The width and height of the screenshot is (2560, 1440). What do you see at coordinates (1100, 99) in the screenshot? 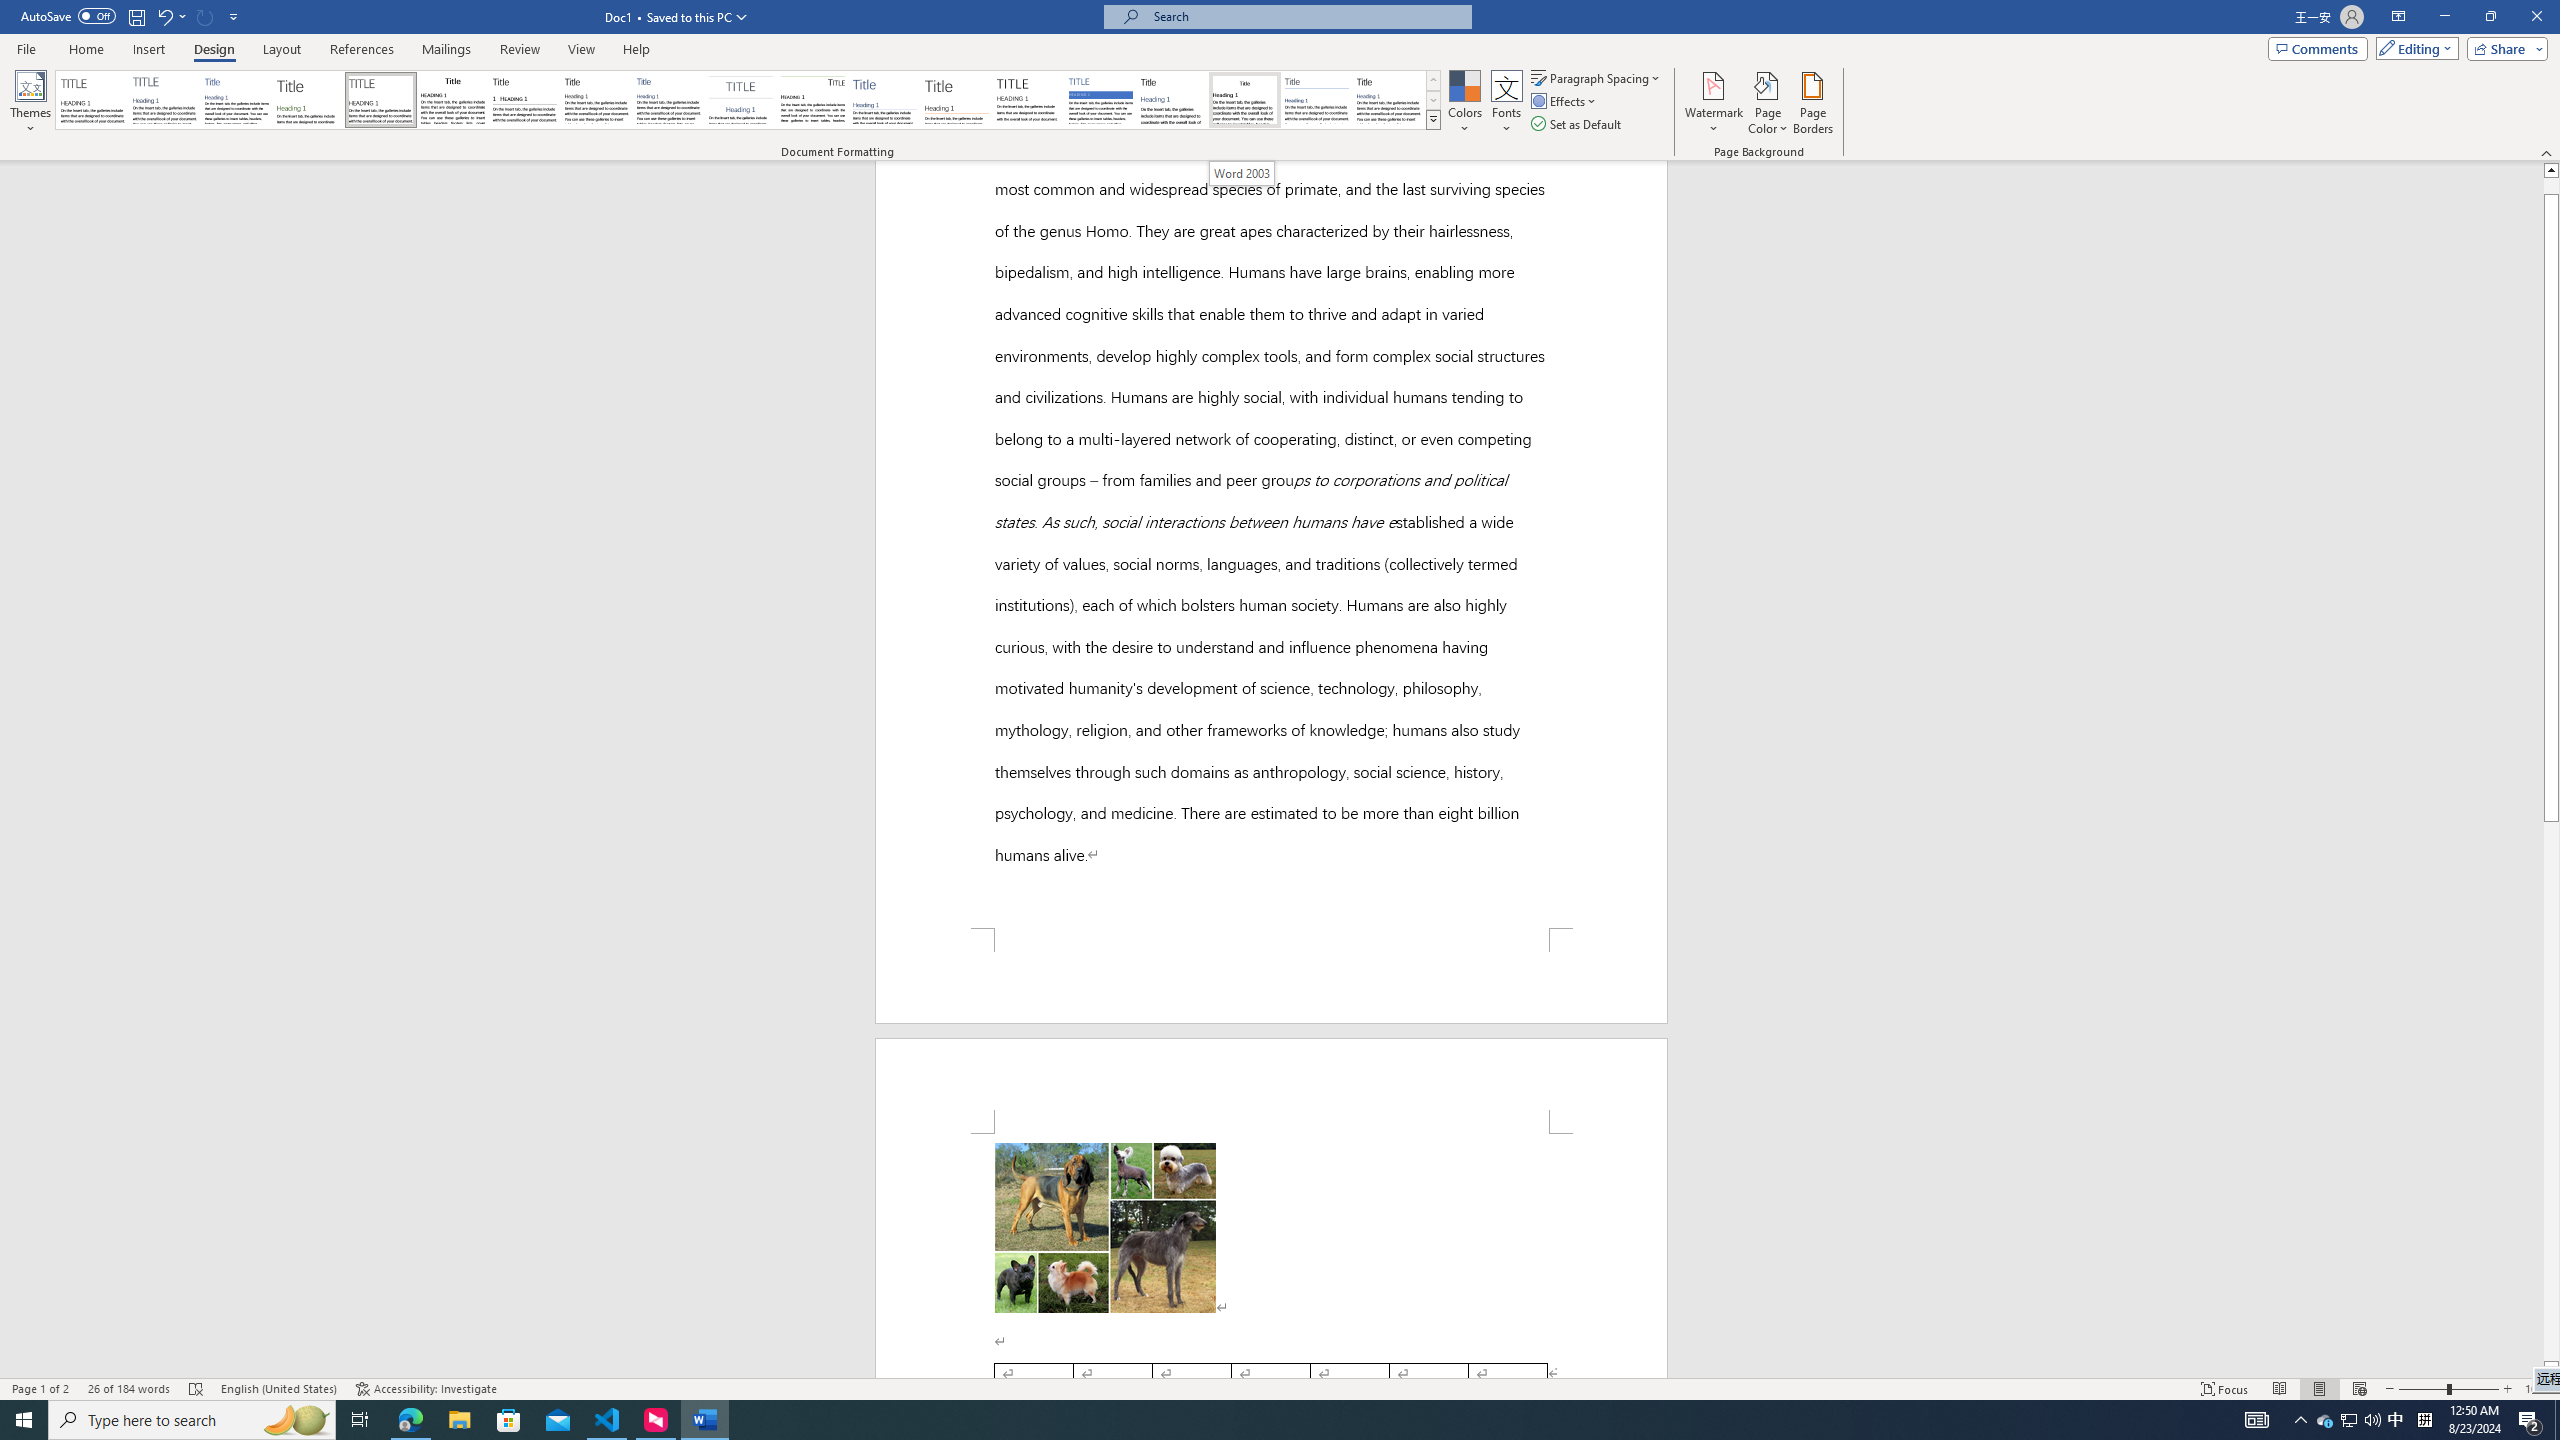
I see `'Shaded'` at bounding box center [1100, 99].